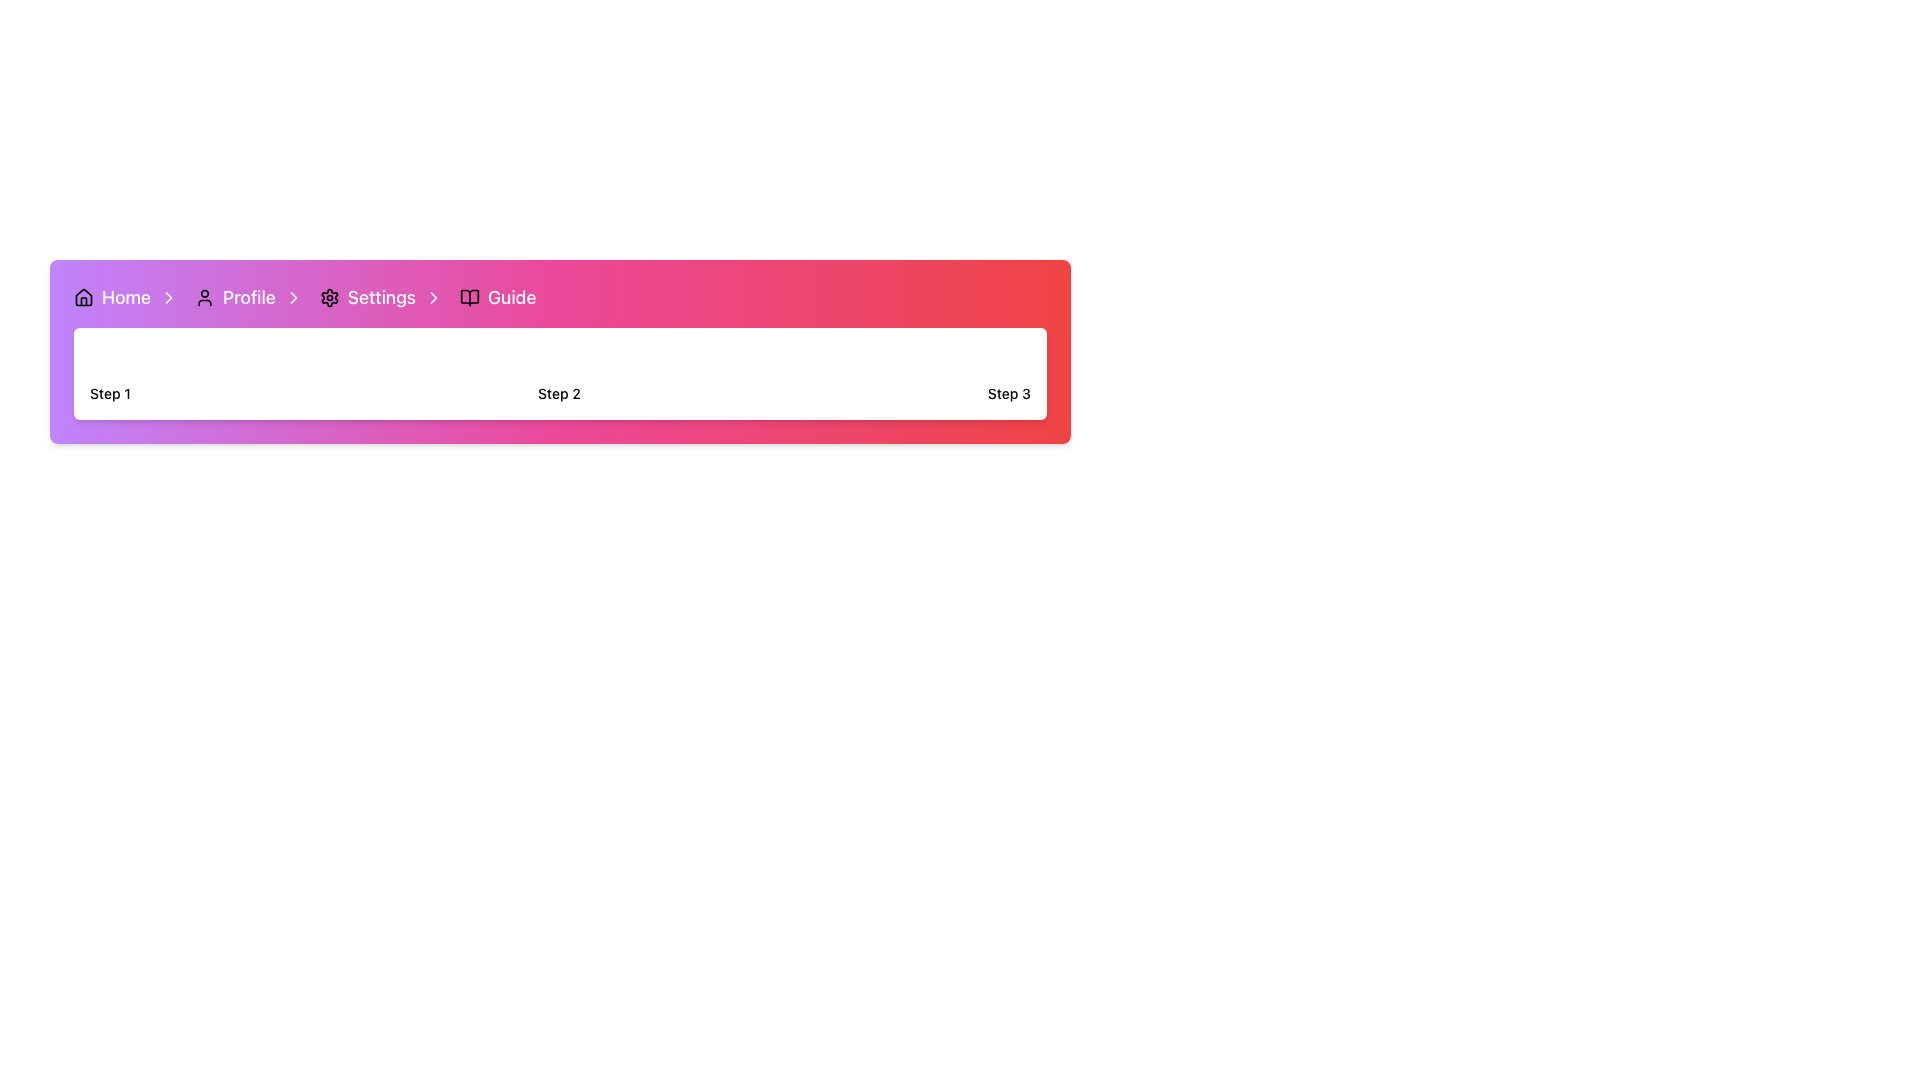  Describe the element at coordinates (248, 297) in the screenshot. I see `the 'Profile' Navigation Item` at that location.